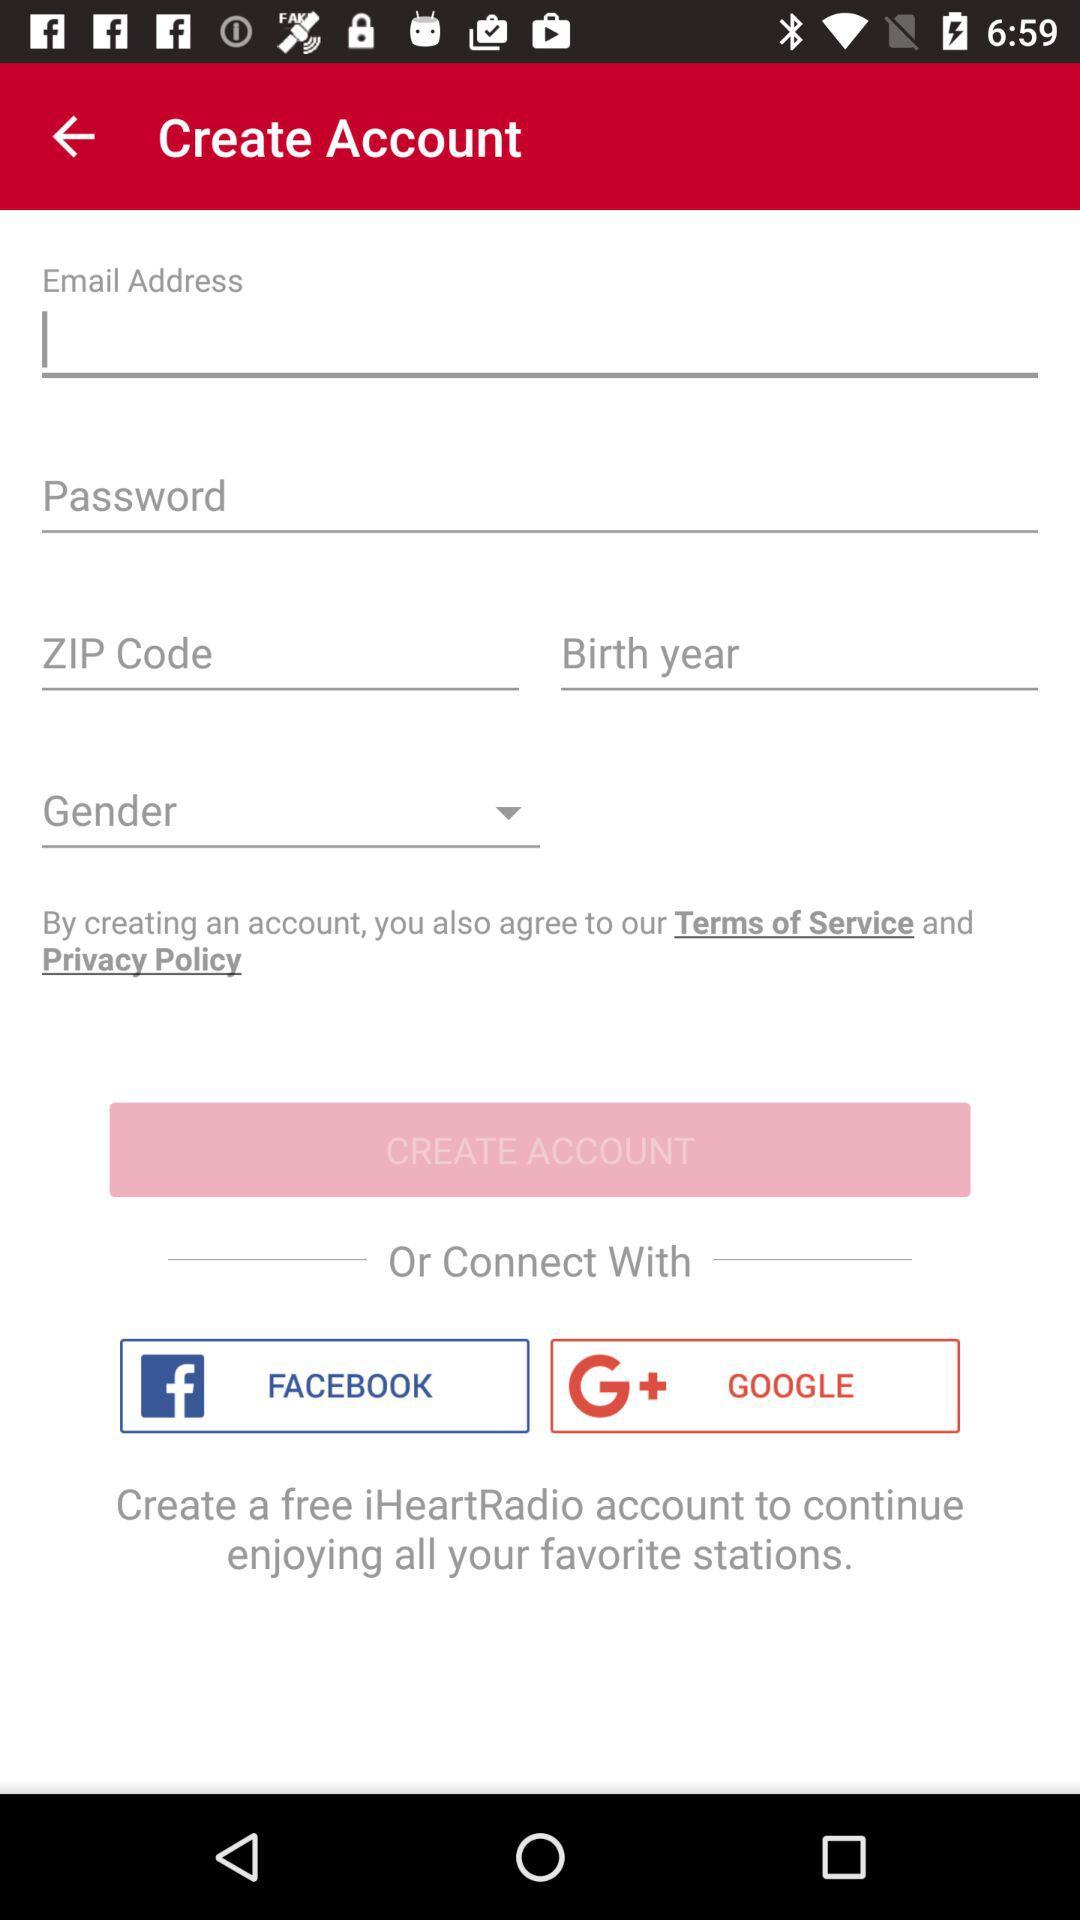 This screenshot has width=1080, height=1920. I want to click on an account using facebook profile, so click(323, 1385).